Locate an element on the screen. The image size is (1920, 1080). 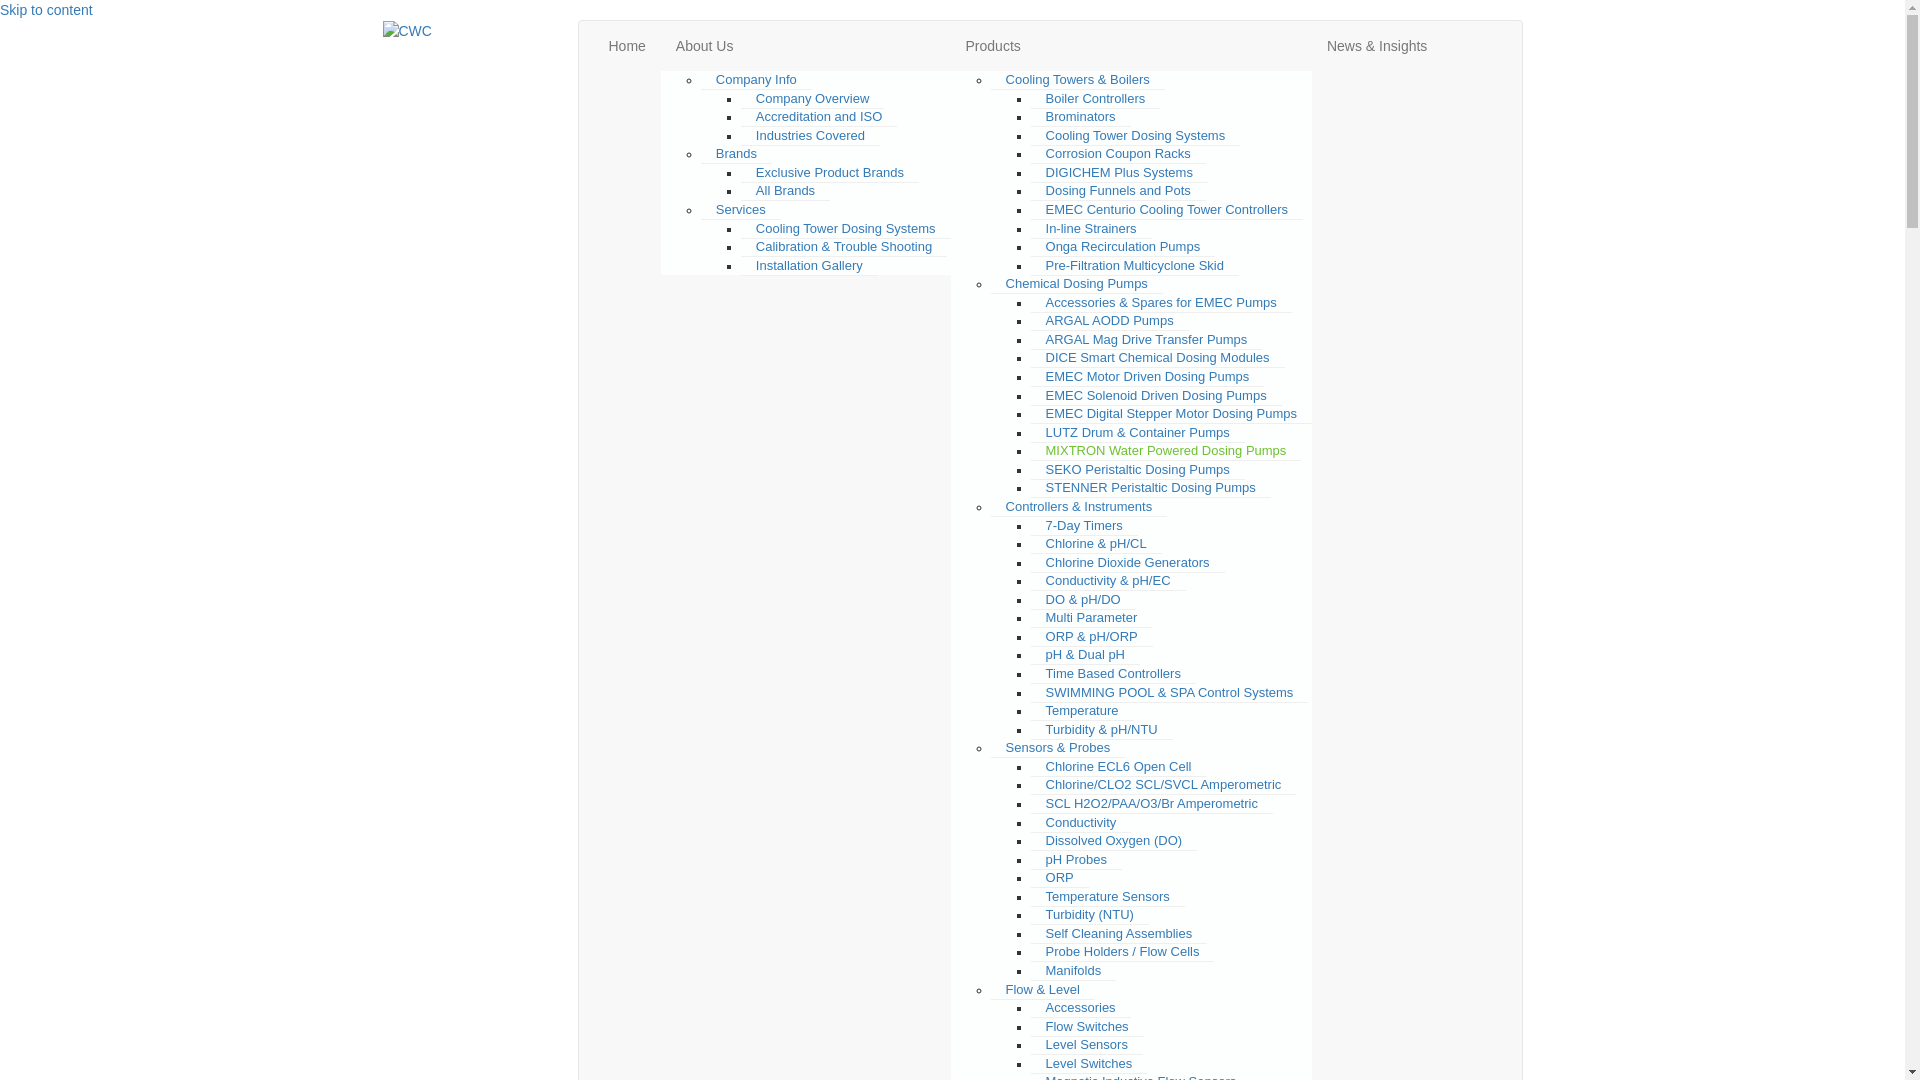
'ORP & pH/ORP' is located at coordinates (1090, 636).